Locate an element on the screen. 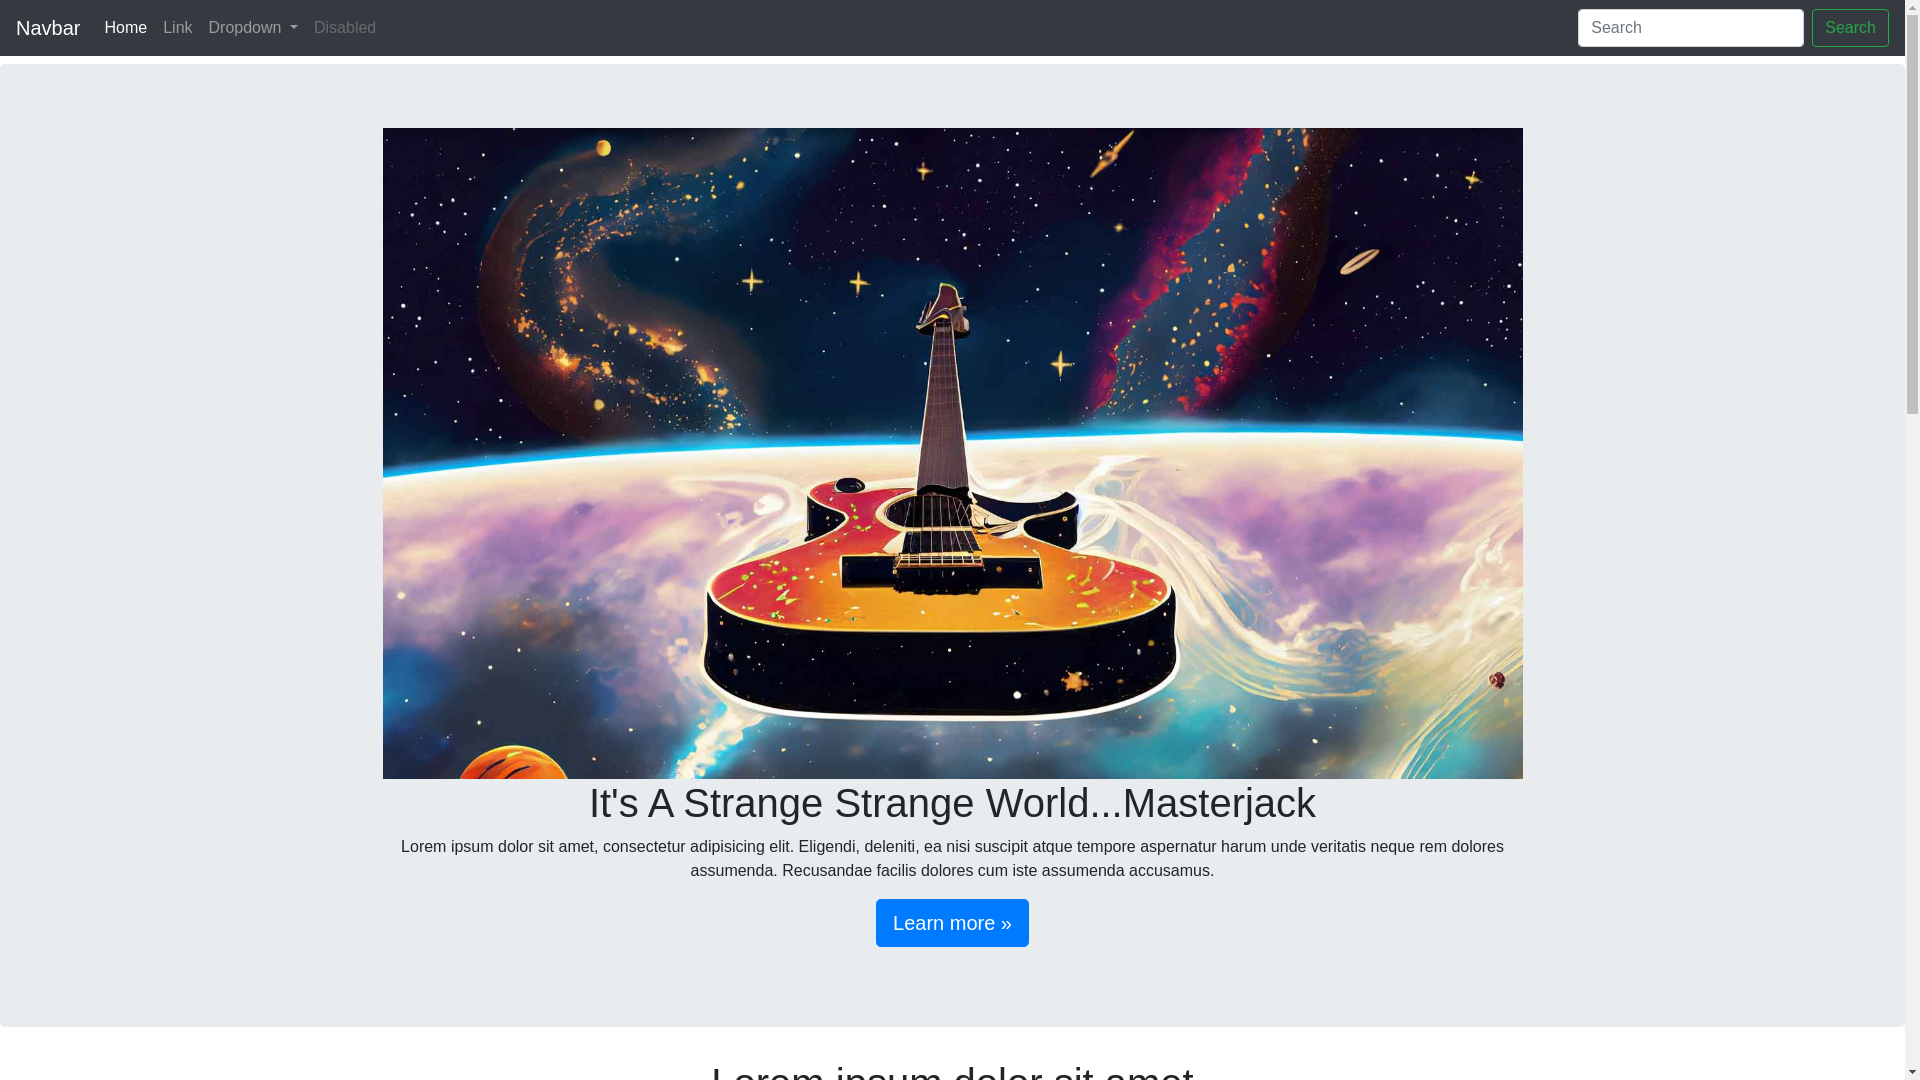 The width and height of the screenshot is (1920, 1080). 'Dropdown' is located at coordinates (201, 27).